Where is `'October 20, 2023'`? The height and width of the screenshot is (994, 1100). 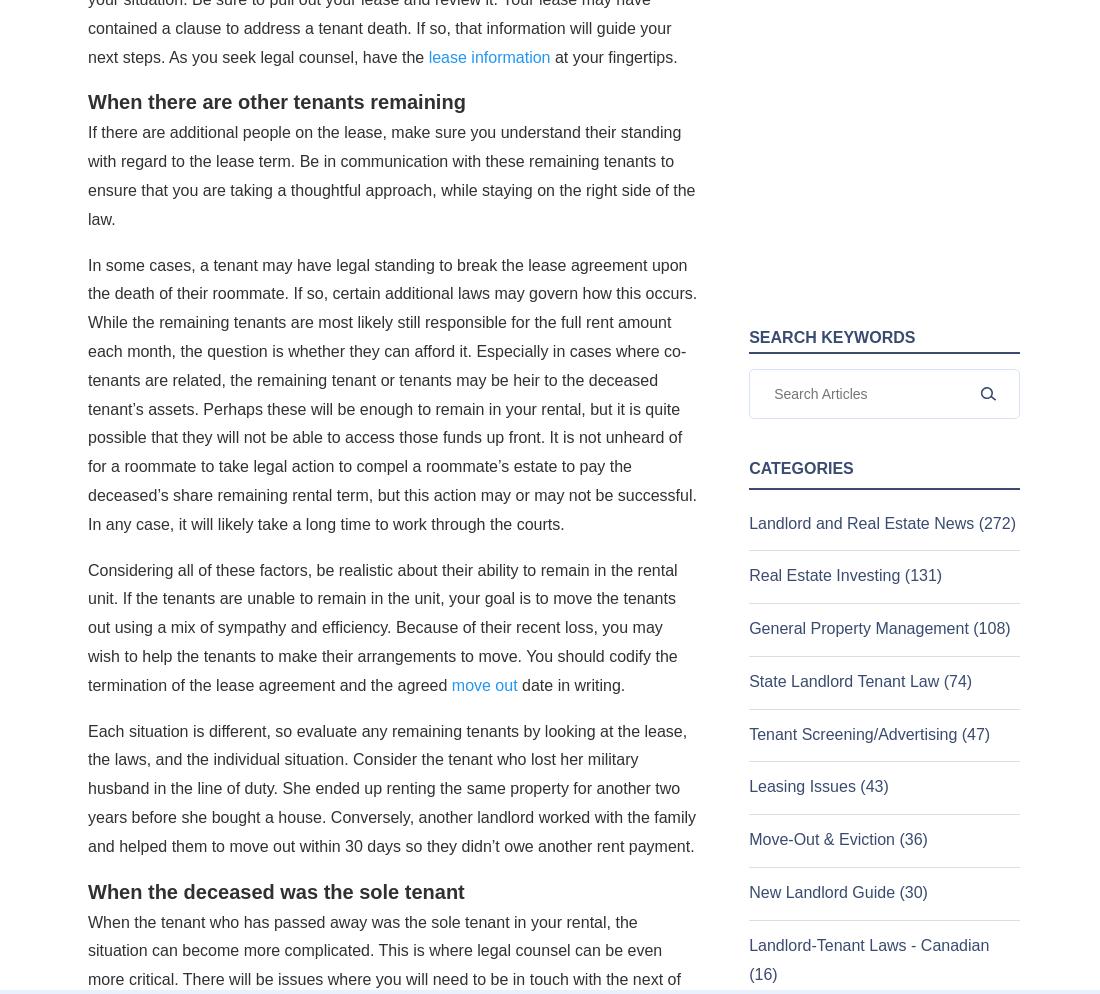
'October 20, 2023' is located at coordinates (546, 14).